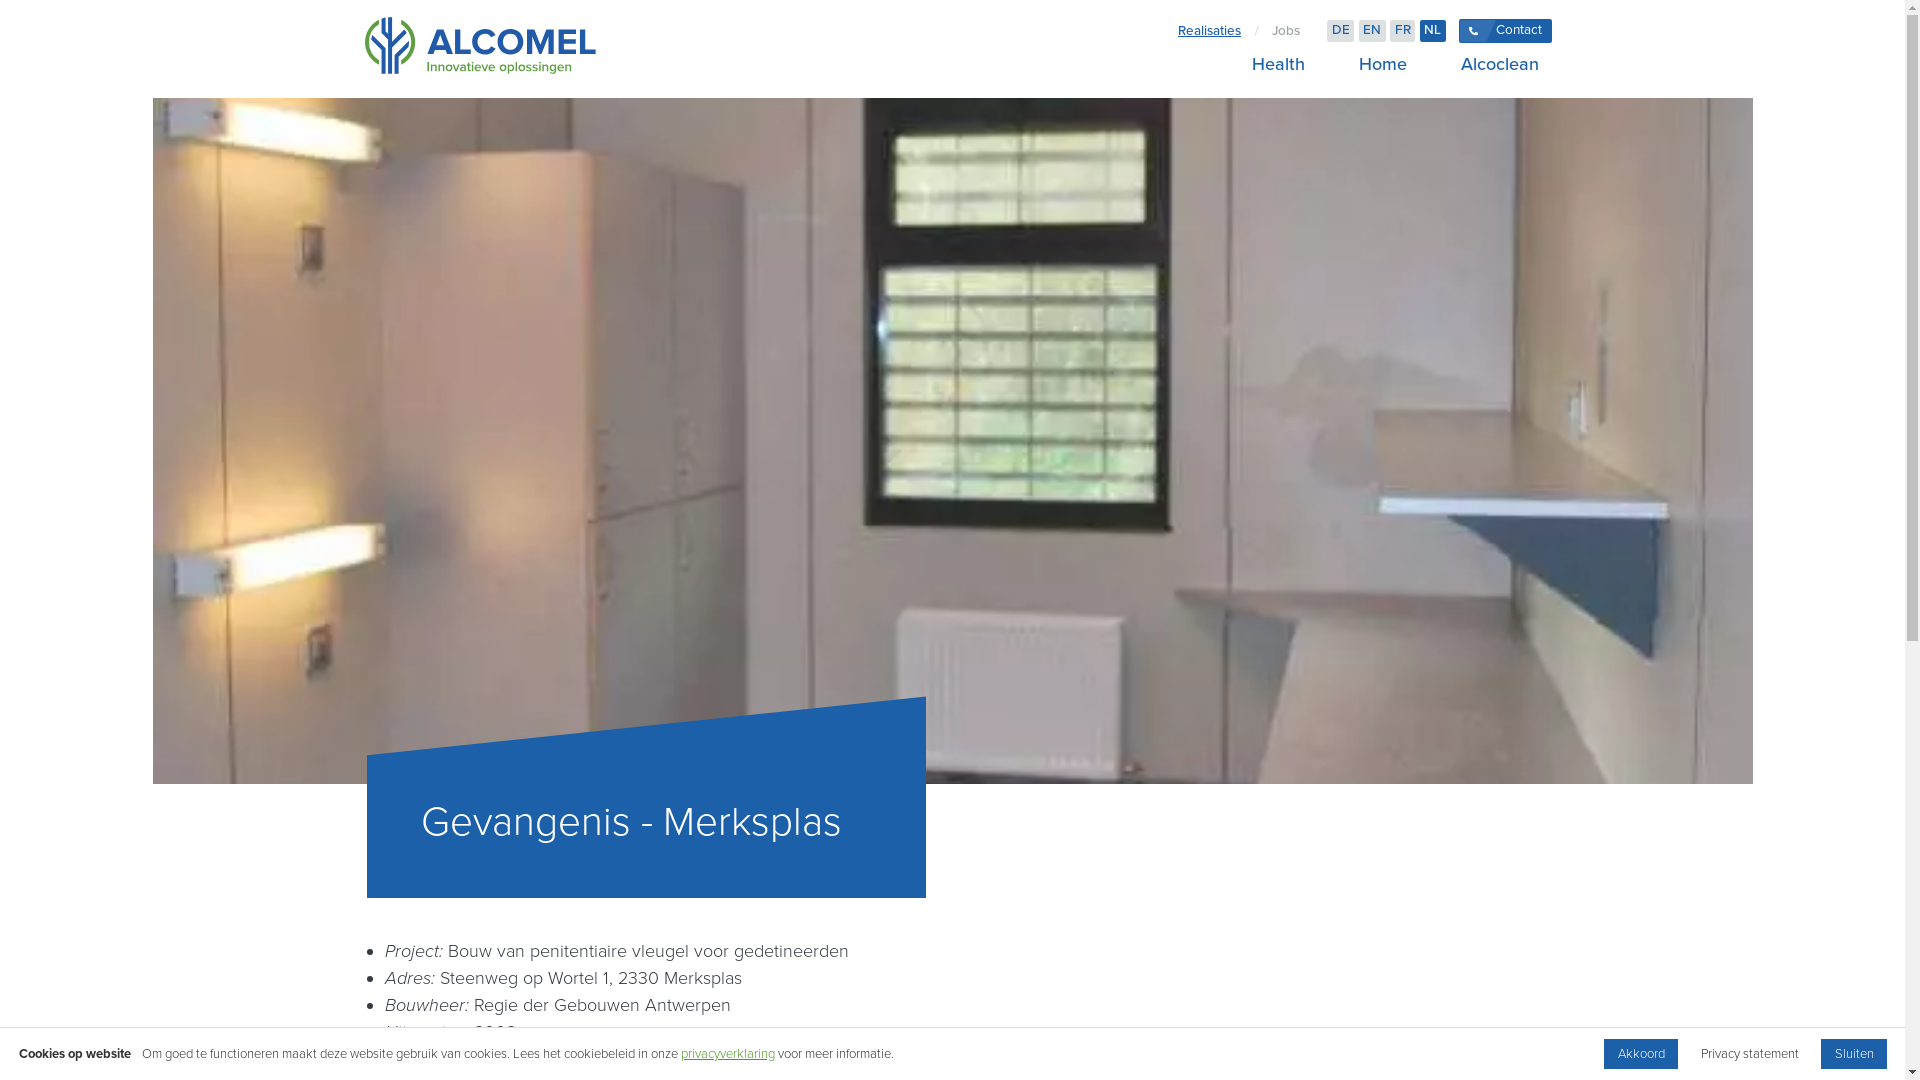 The height and width of the screenshot is (1080, 1920). Describe the element at coordinates (365, 48) in the screenshot. I see `'alcomel'` at that location.